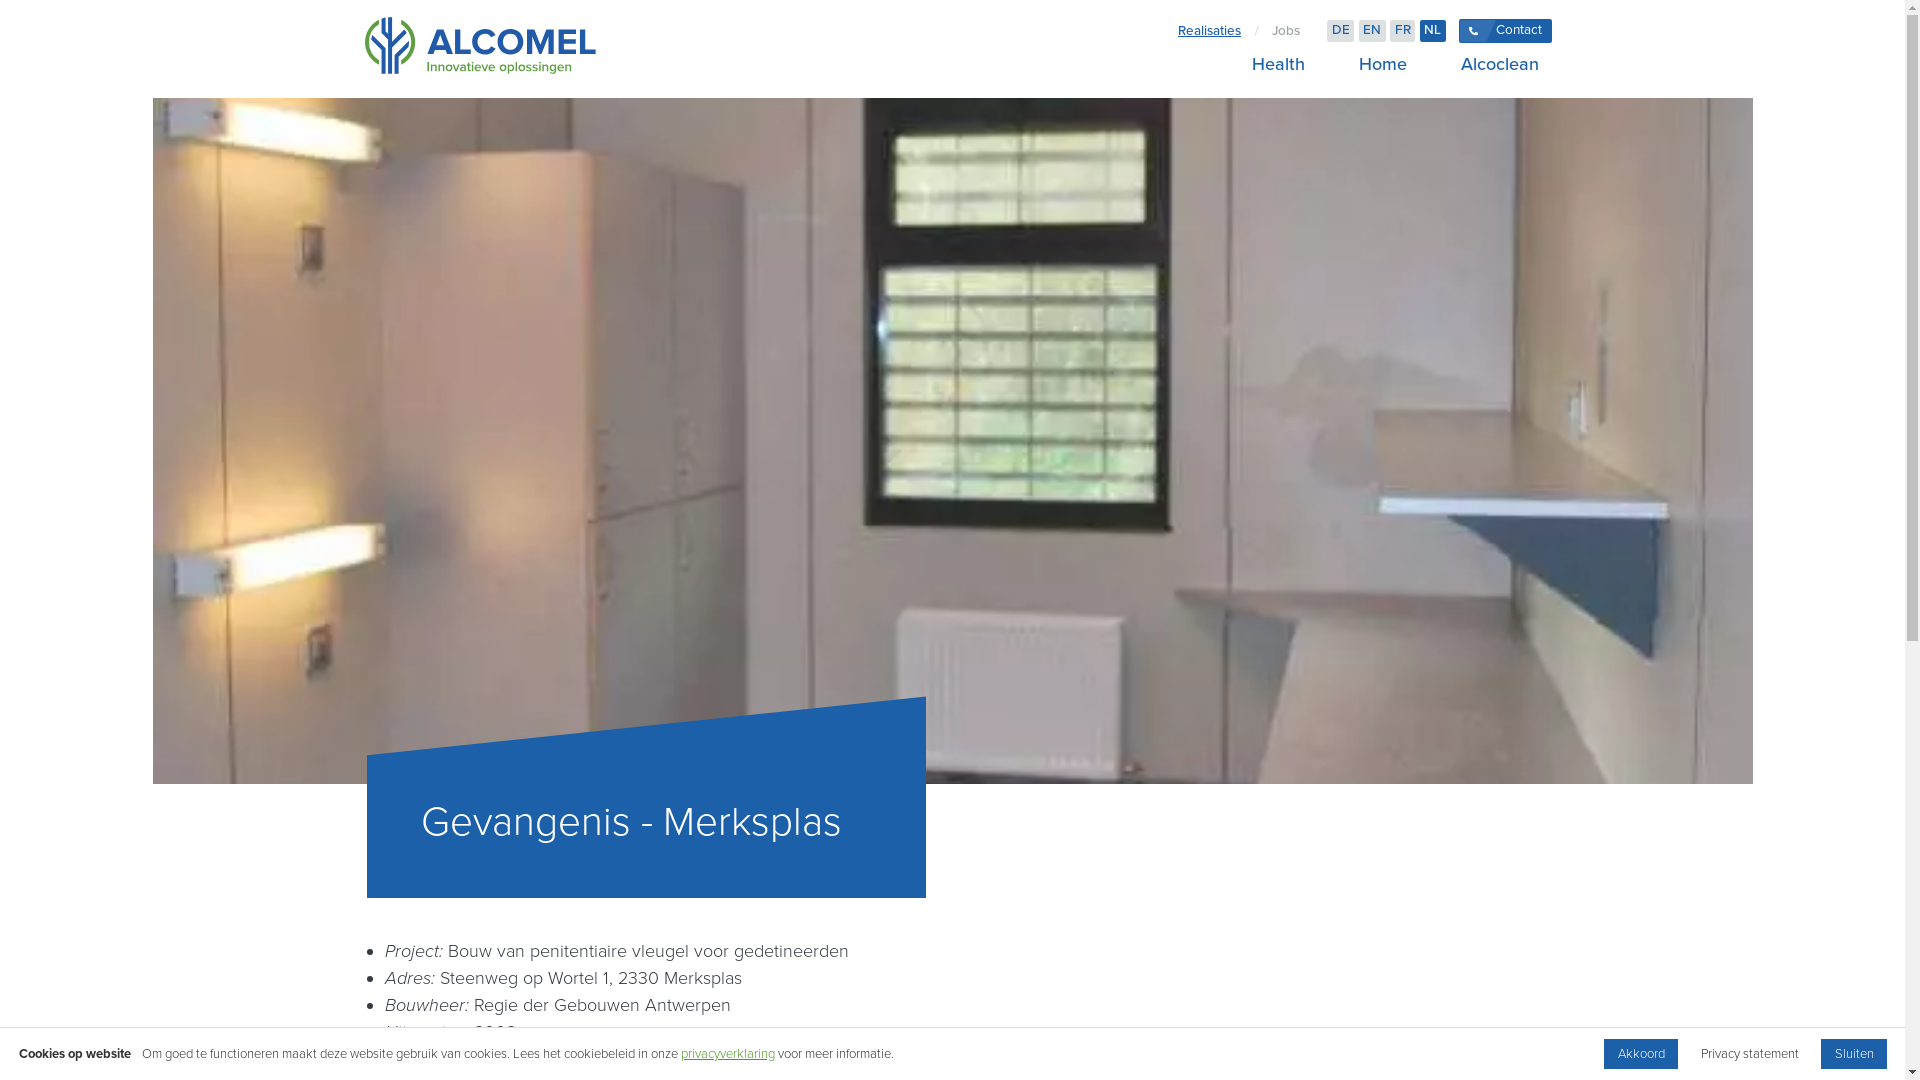 The height and width of the screenshot is (1080, 1920). Describe the element at coordinates (365, 48) in the screenshot. I see `'alcomel'` at that location.